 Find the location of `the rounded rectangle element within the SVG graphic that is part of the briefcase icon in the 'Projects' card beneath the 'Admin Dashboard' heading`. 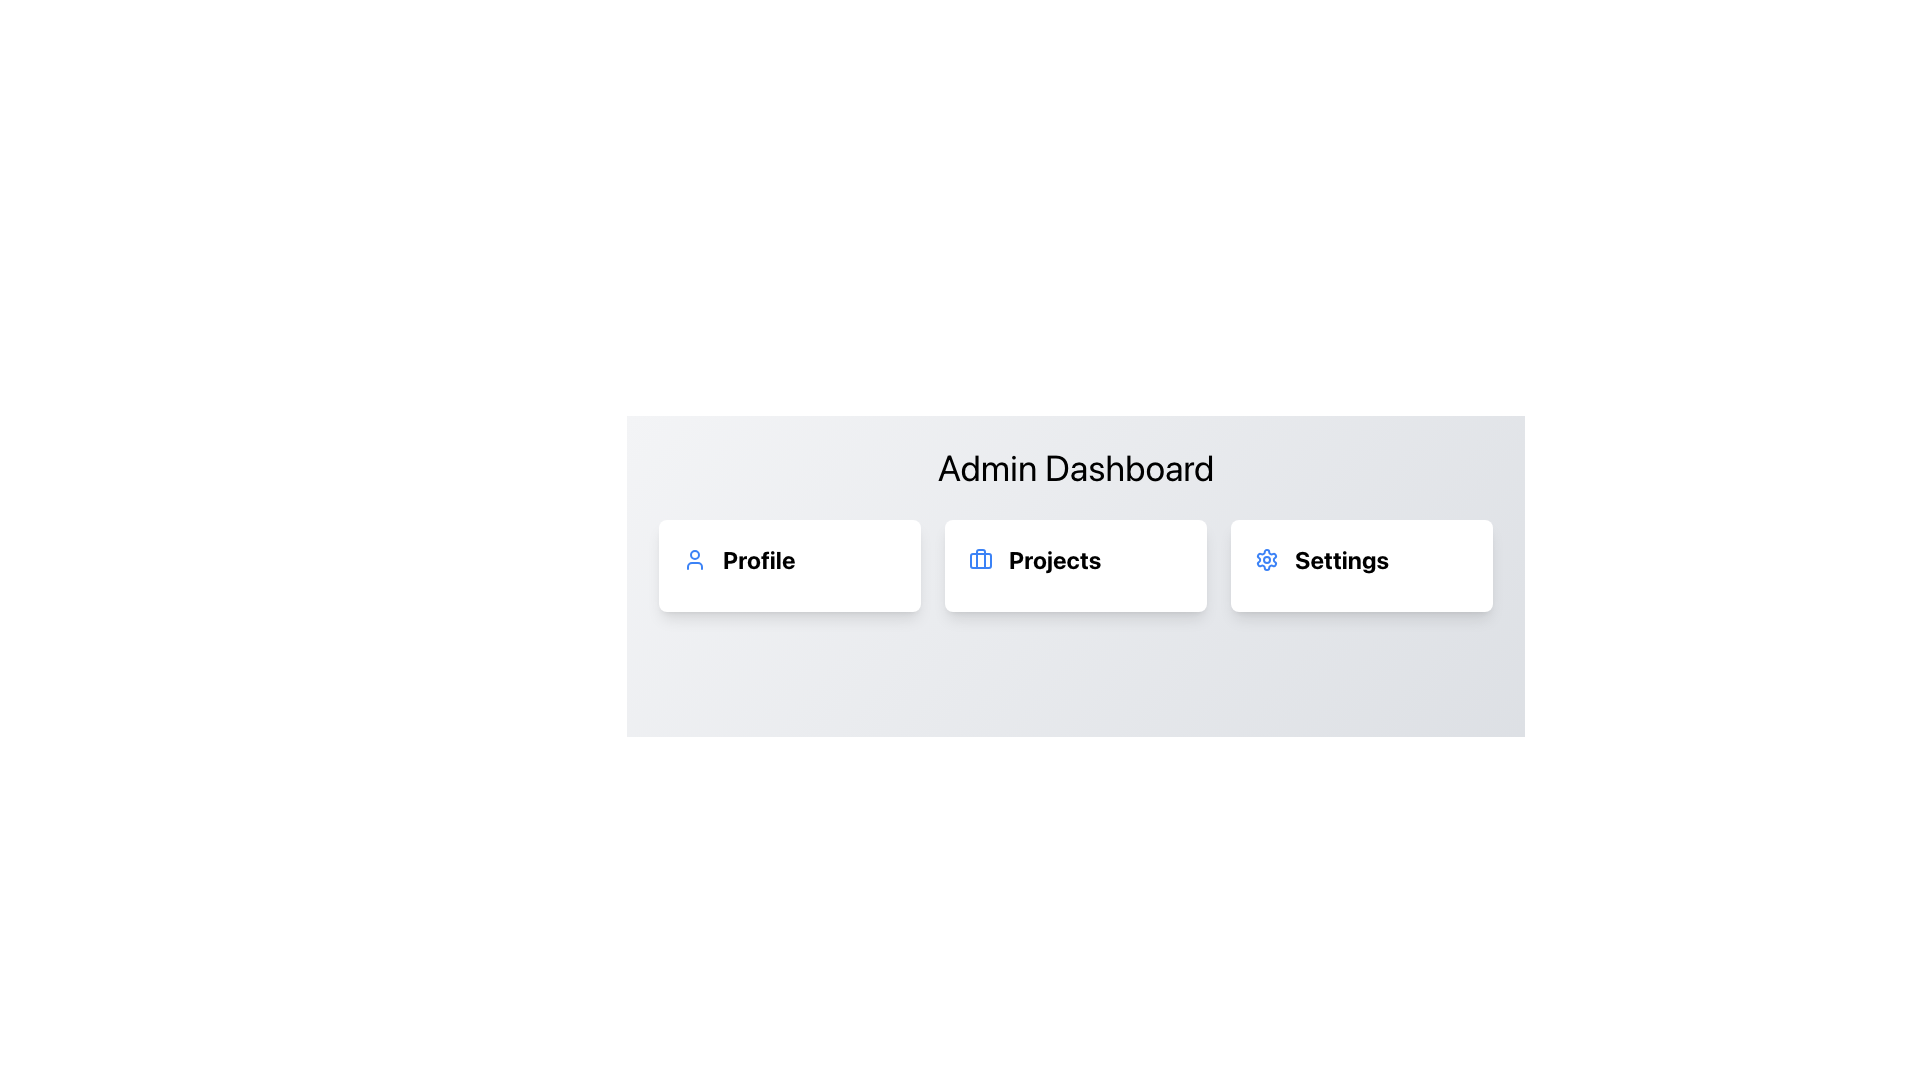

the rounded rectangle element within the SVG graphic that is part of the briefcase icon in the 'Projects' card beneath the 'Admin Dashboard' heading is located at coordinates (980, 560).